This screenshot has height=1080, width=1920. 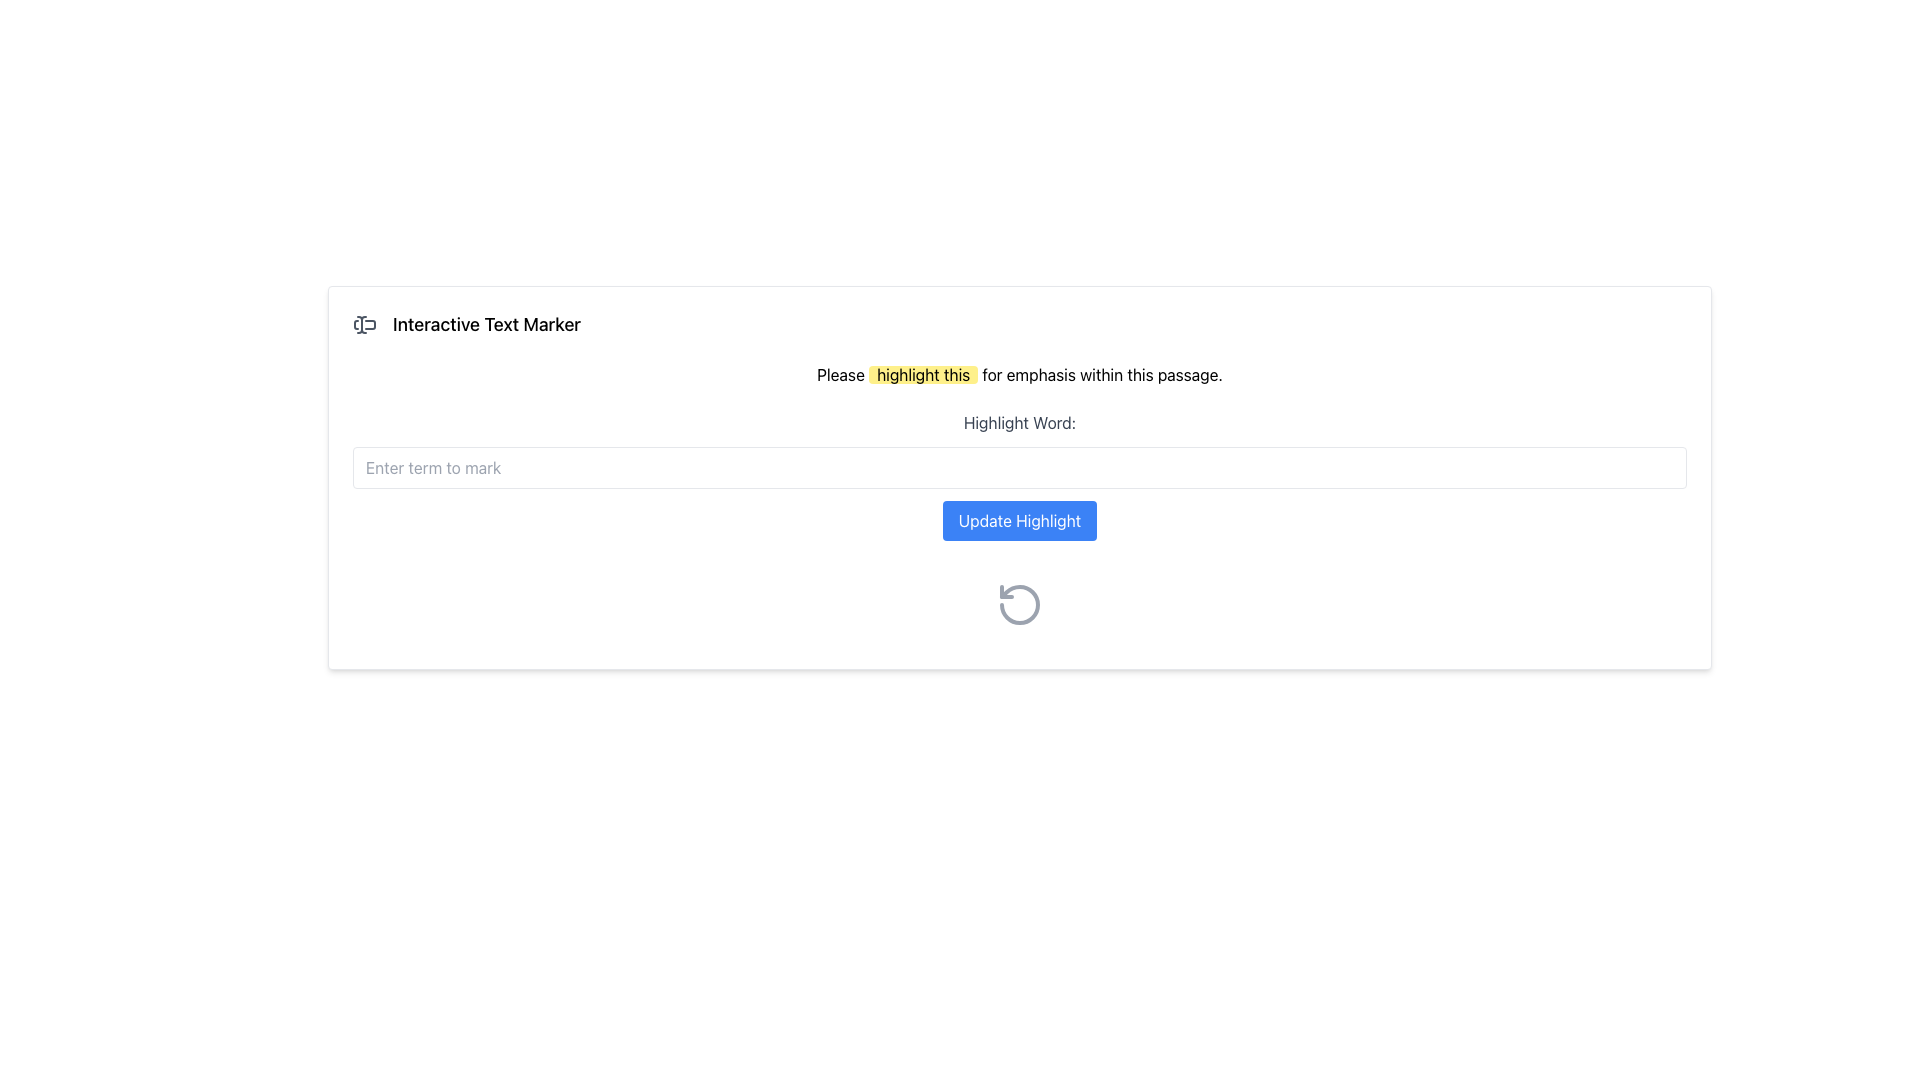 What do you see at coordinates (1019, 374) in the screenshot?
I see `the static text element that states 'Please highlight this for emphasis within this passage.' which features a yellow background around the words 'highlight this'` at bounding box center [1019, 374].